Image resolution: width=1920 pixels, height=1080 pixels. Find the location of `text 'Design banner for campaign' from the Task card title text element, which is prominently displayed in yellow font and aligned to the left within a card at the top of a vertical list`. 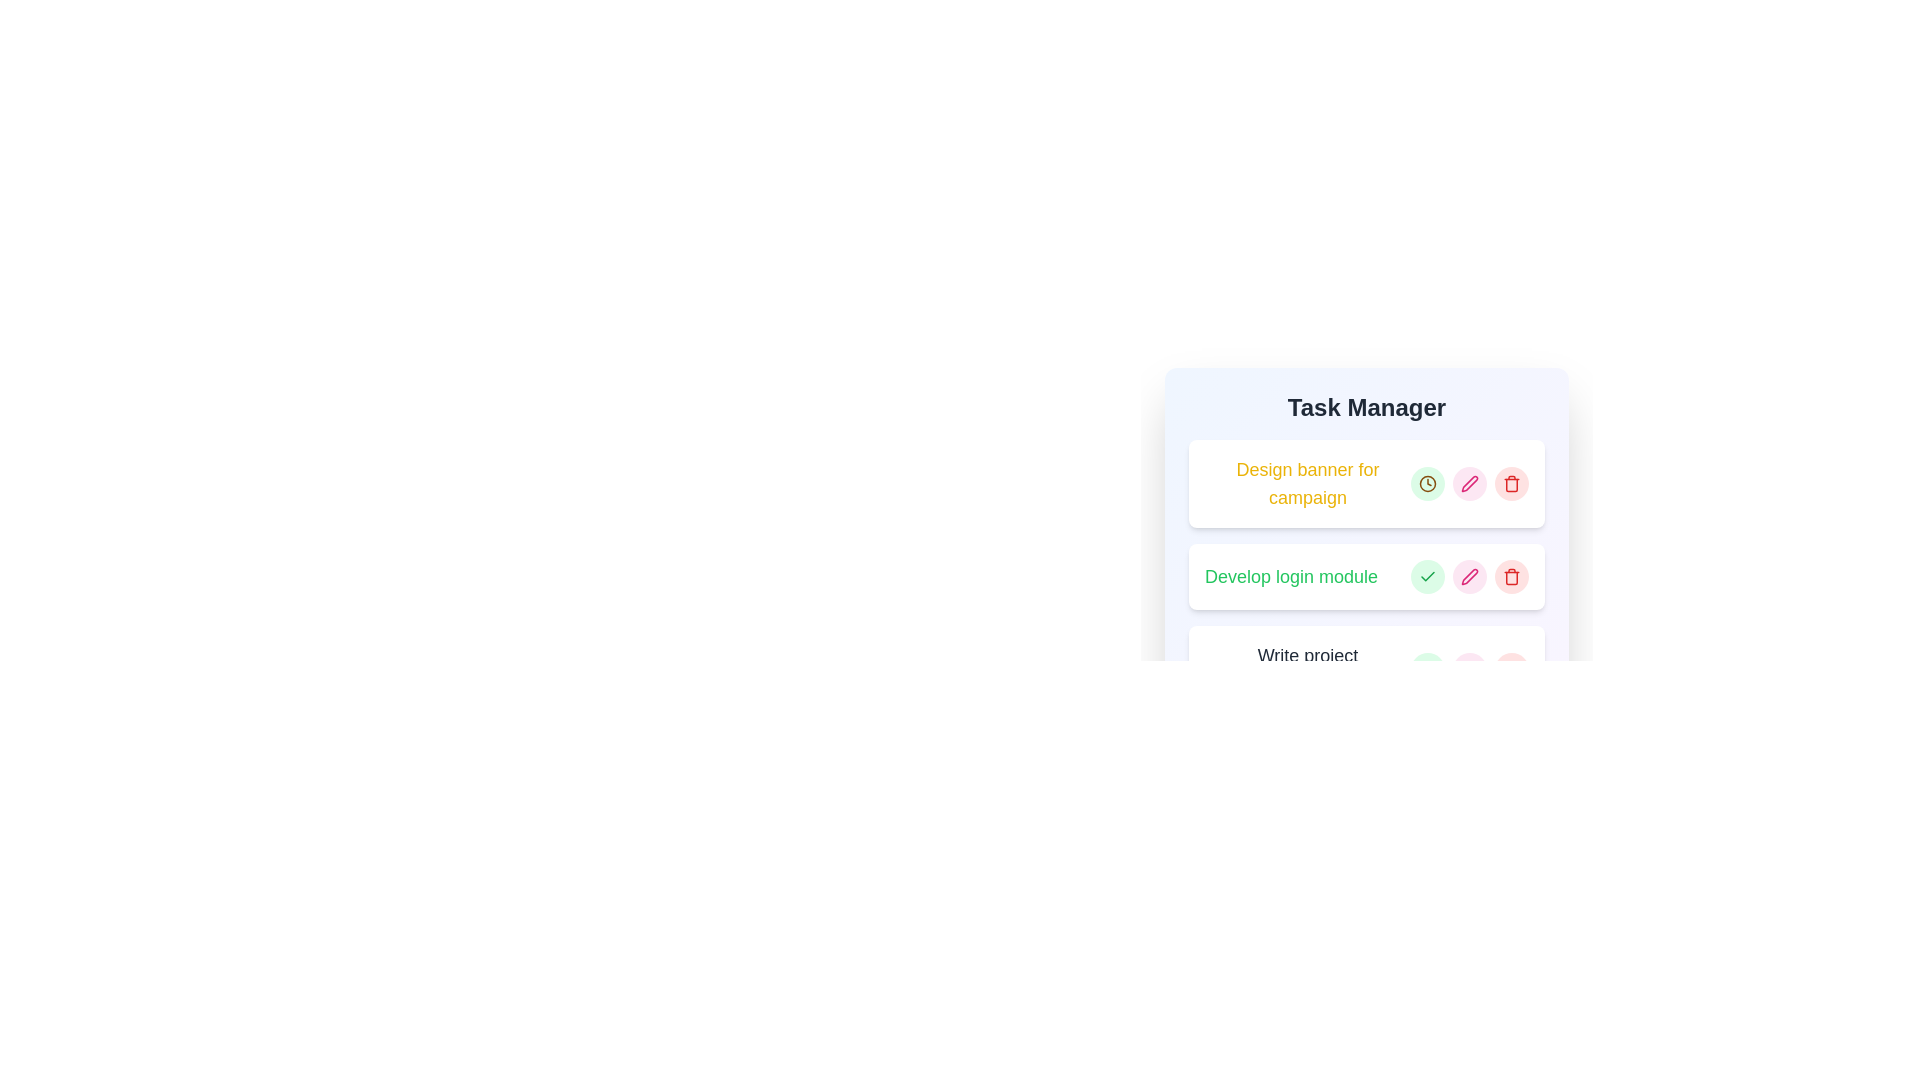

text 'Design banner for campaign' from the Task card title text element, which is prominently displayed in yellow font and aligned to the left within a card at the top of a vertical list is located at coordinates (1366, 483).